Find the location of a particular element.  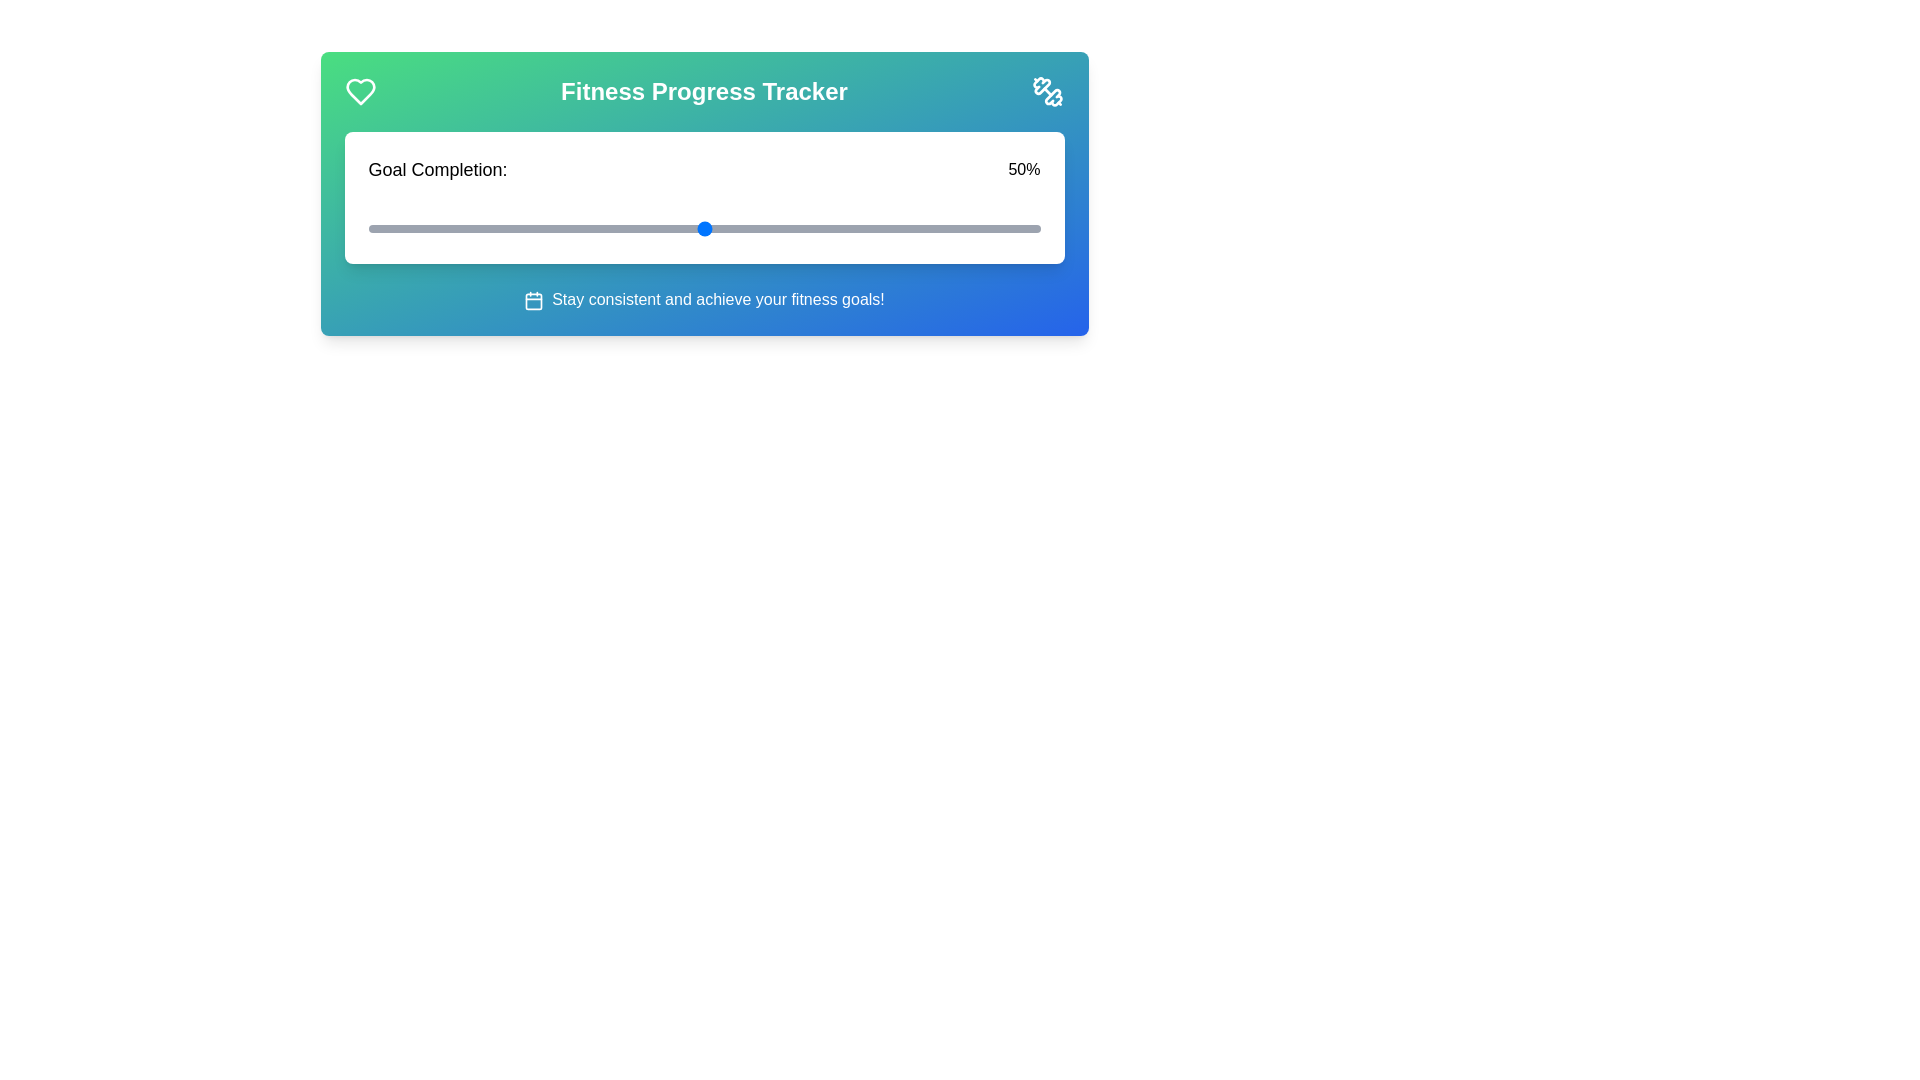

the slider to set the goal completion percentage to 16 is located at coordinates (474, 227).